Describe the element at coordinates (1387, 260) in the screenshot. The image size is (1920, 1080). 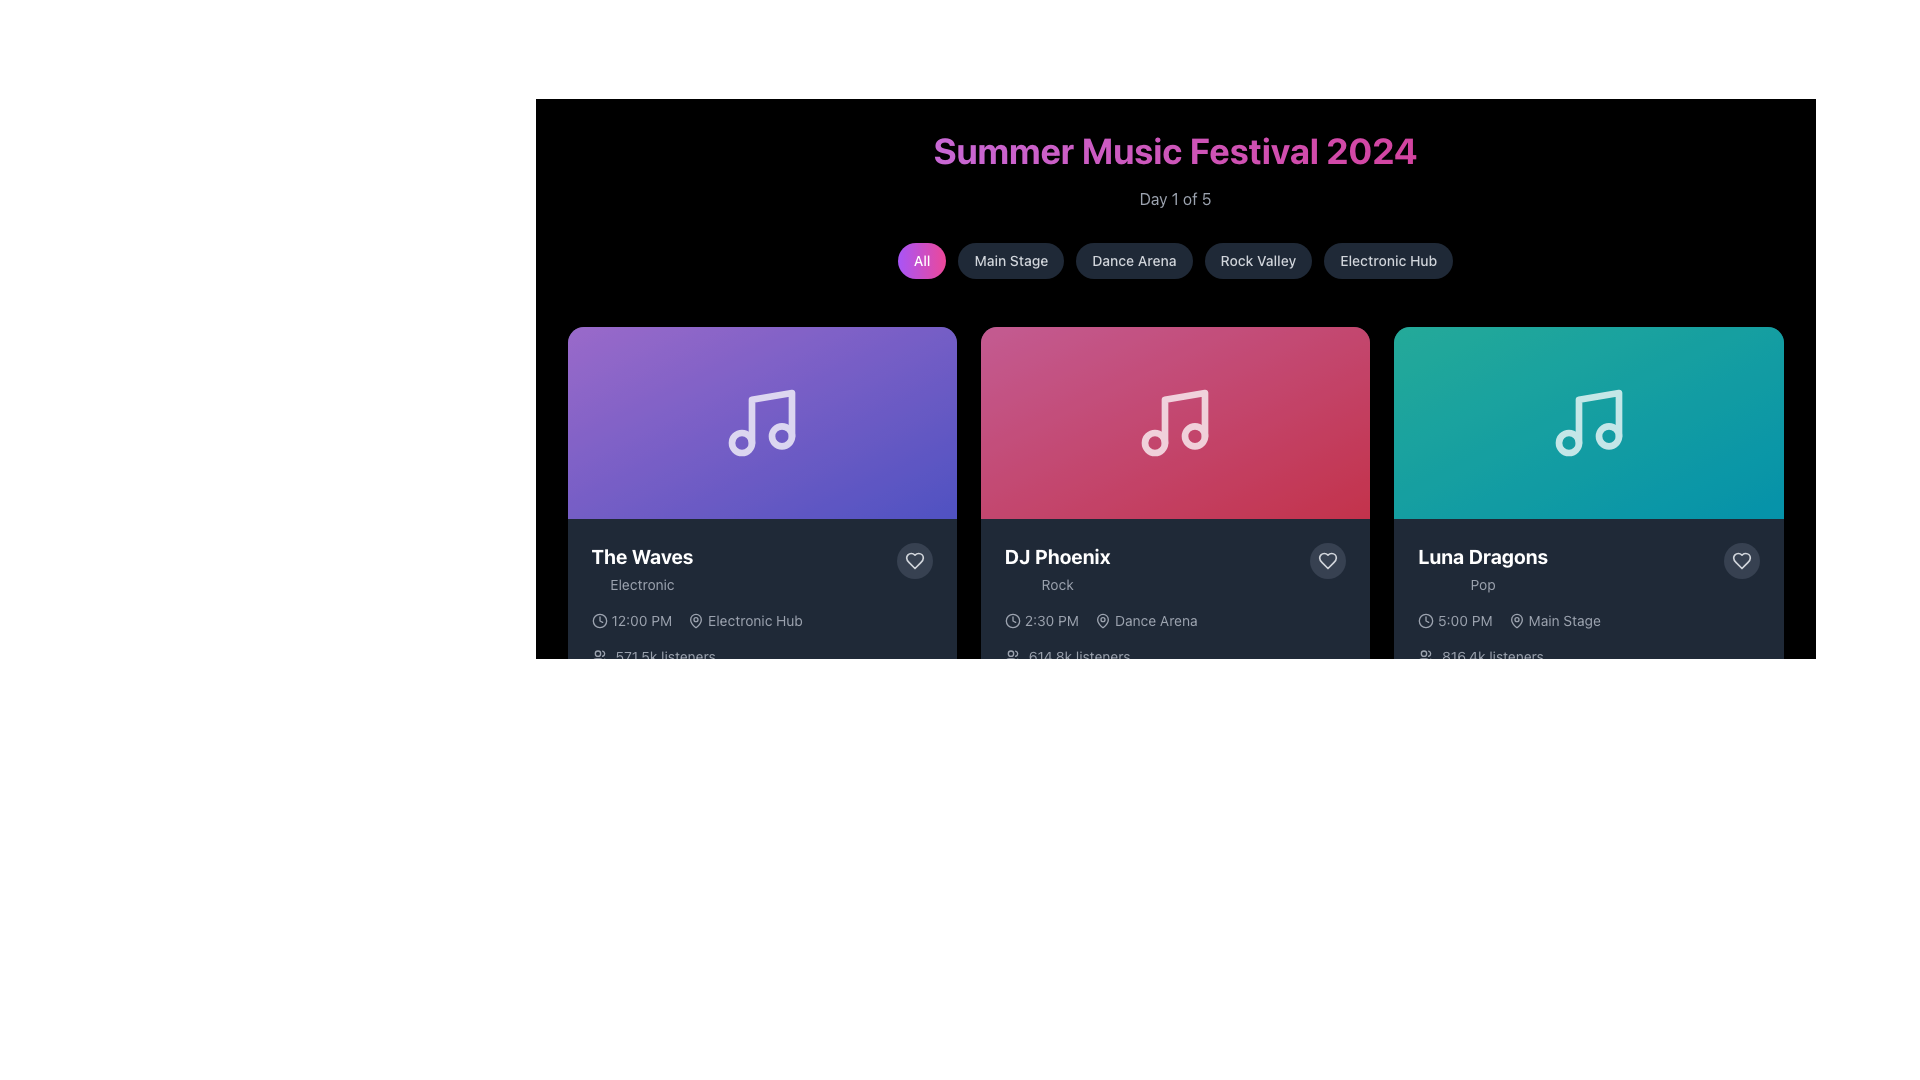
I see `the 'Electronic Hub' rounded rectangular button with light gray text on a dark gray background` at that location.